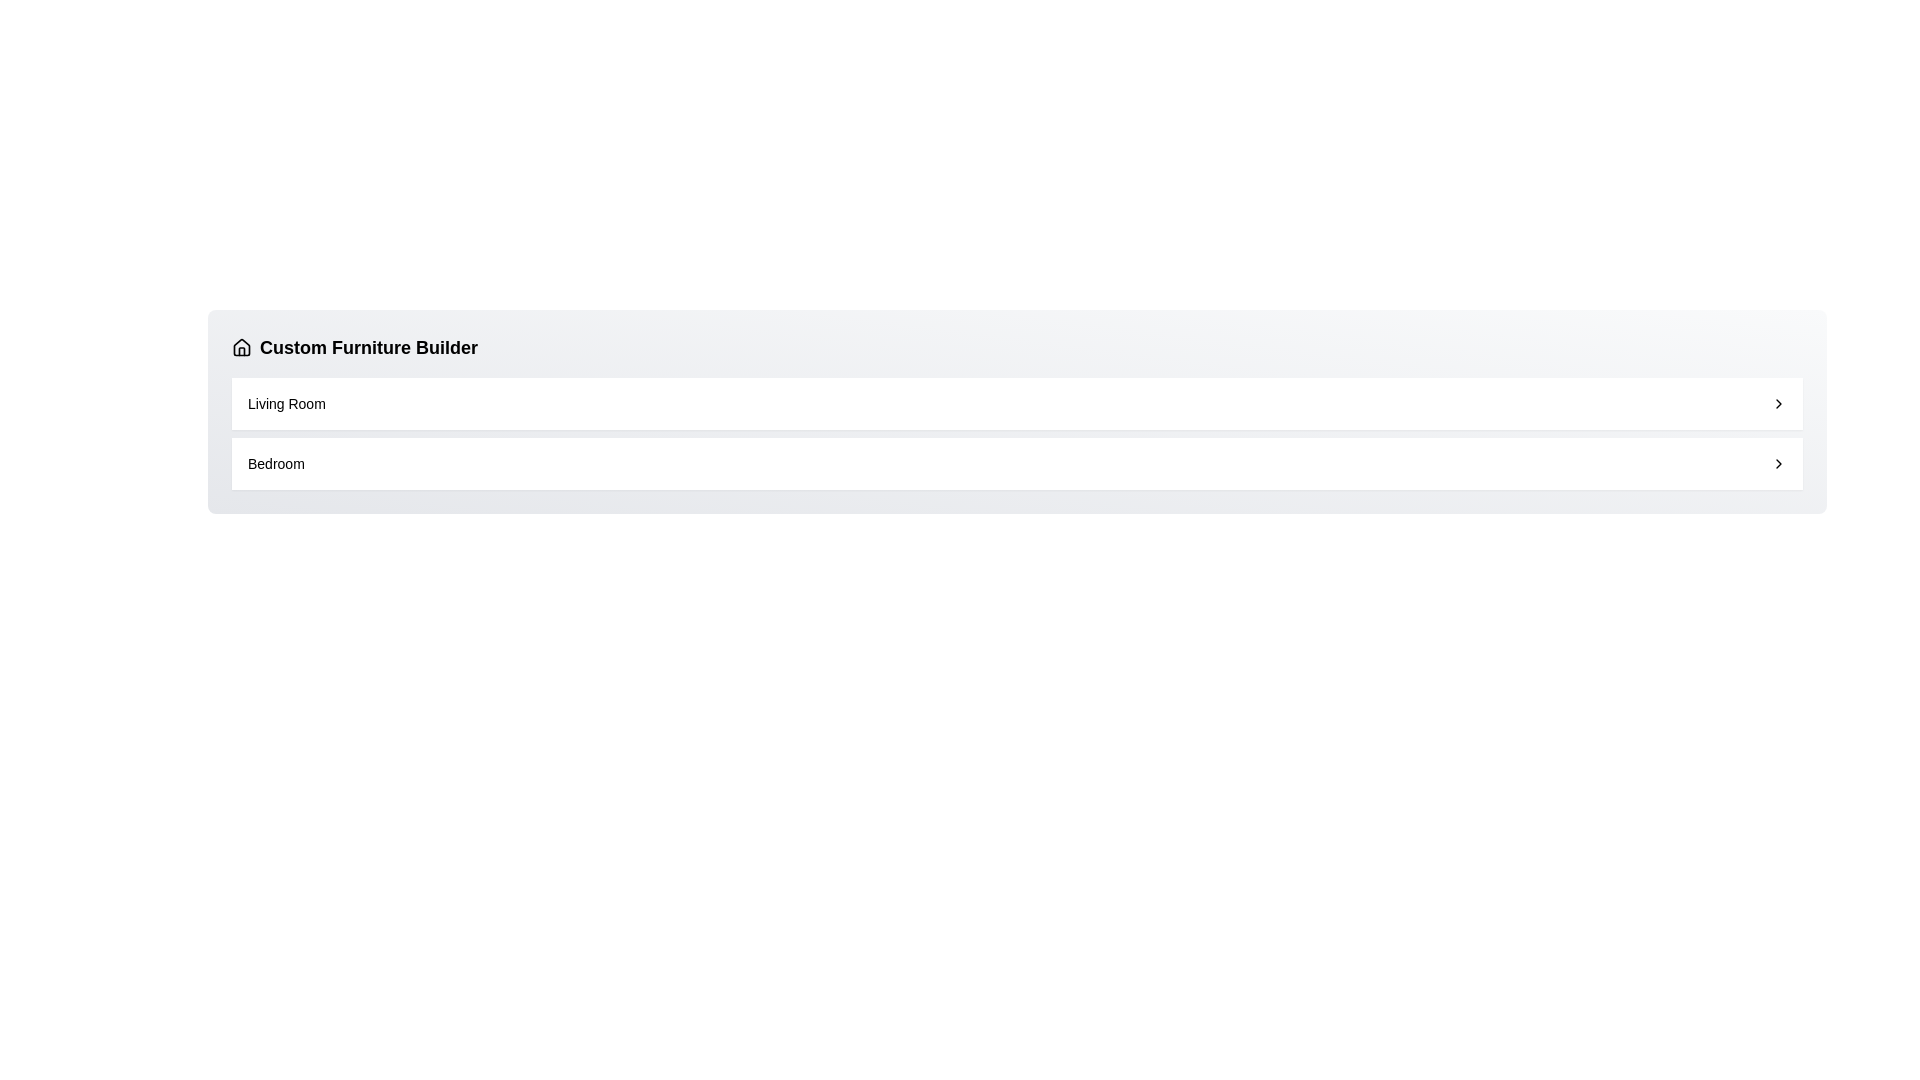 This screenshot has height=1080, width=1920. What do you see at coordinates (240, 346) in the screenshot?
I see `the small house-shaped icon outlined in black, located to the left of the text 'Custom Furniture Builder' in the top section of the interface` at bounding box center [240, 346].